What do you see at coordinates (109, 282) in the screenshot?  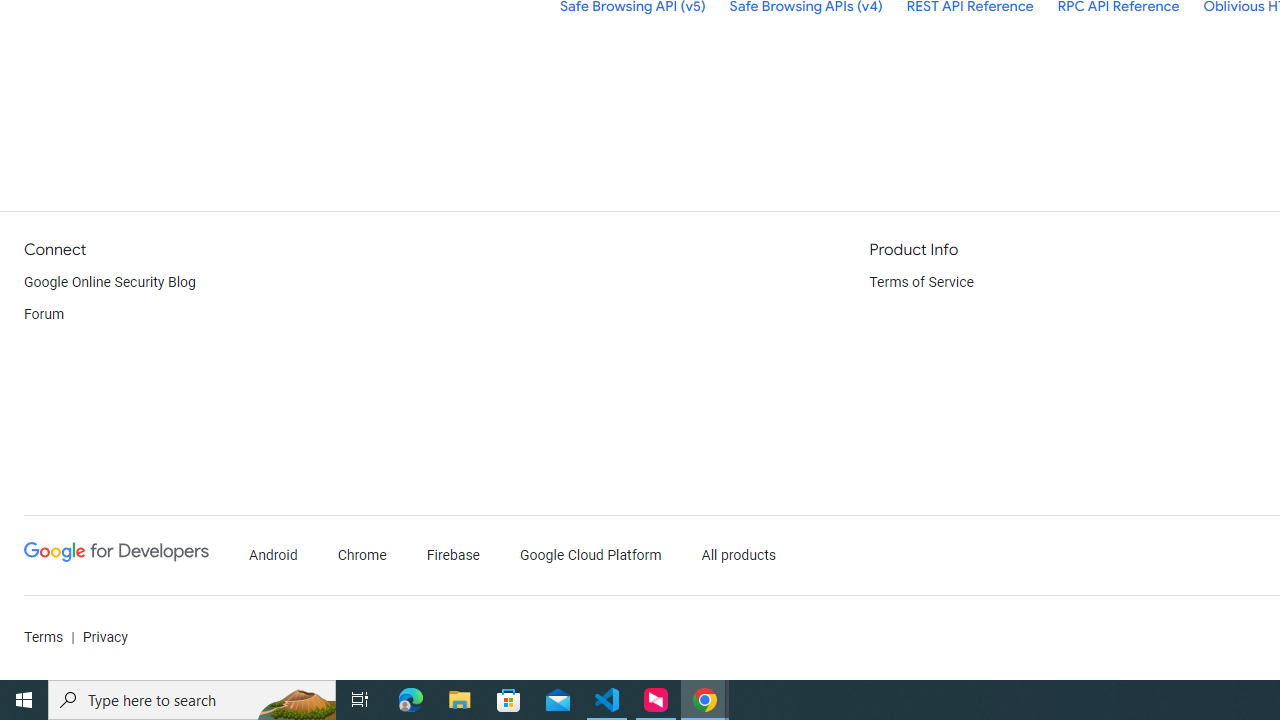 I see `'Google Online Security Blog'` at bounding box center [109, 282].